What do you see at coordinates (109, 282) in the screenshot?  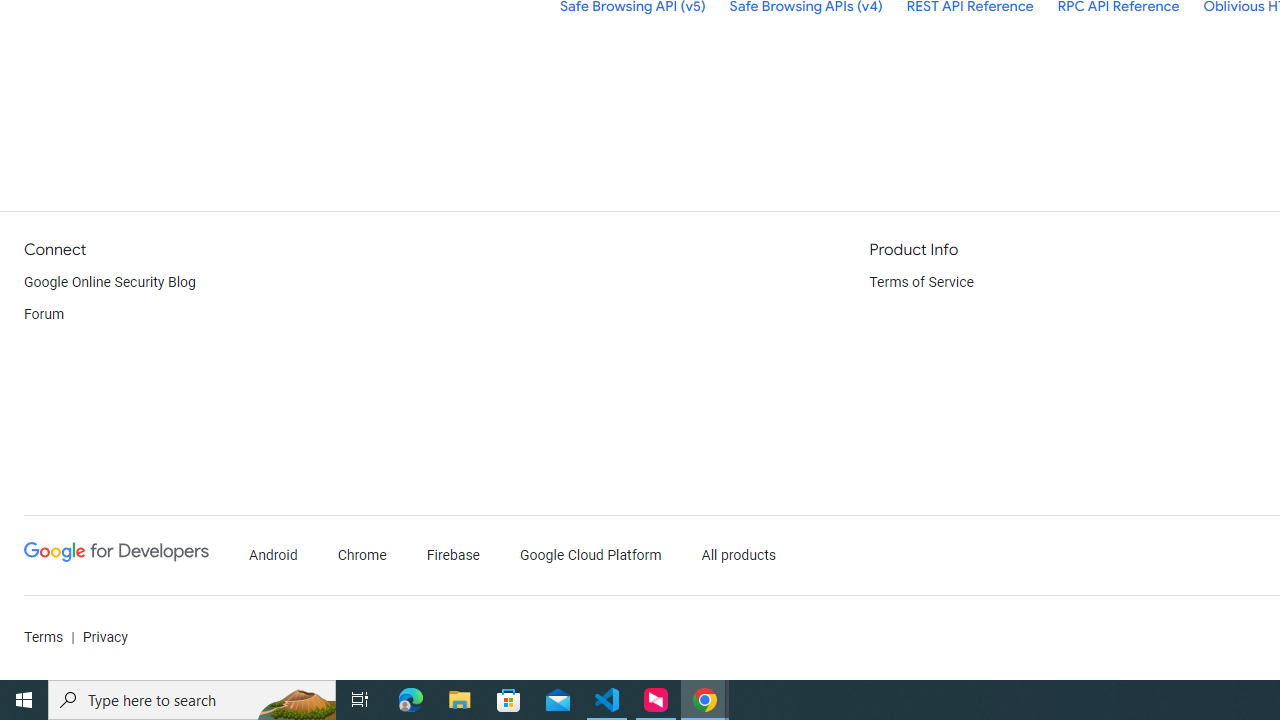 I see `'Google Online Security Blog'` at bounding box center [109, 282].